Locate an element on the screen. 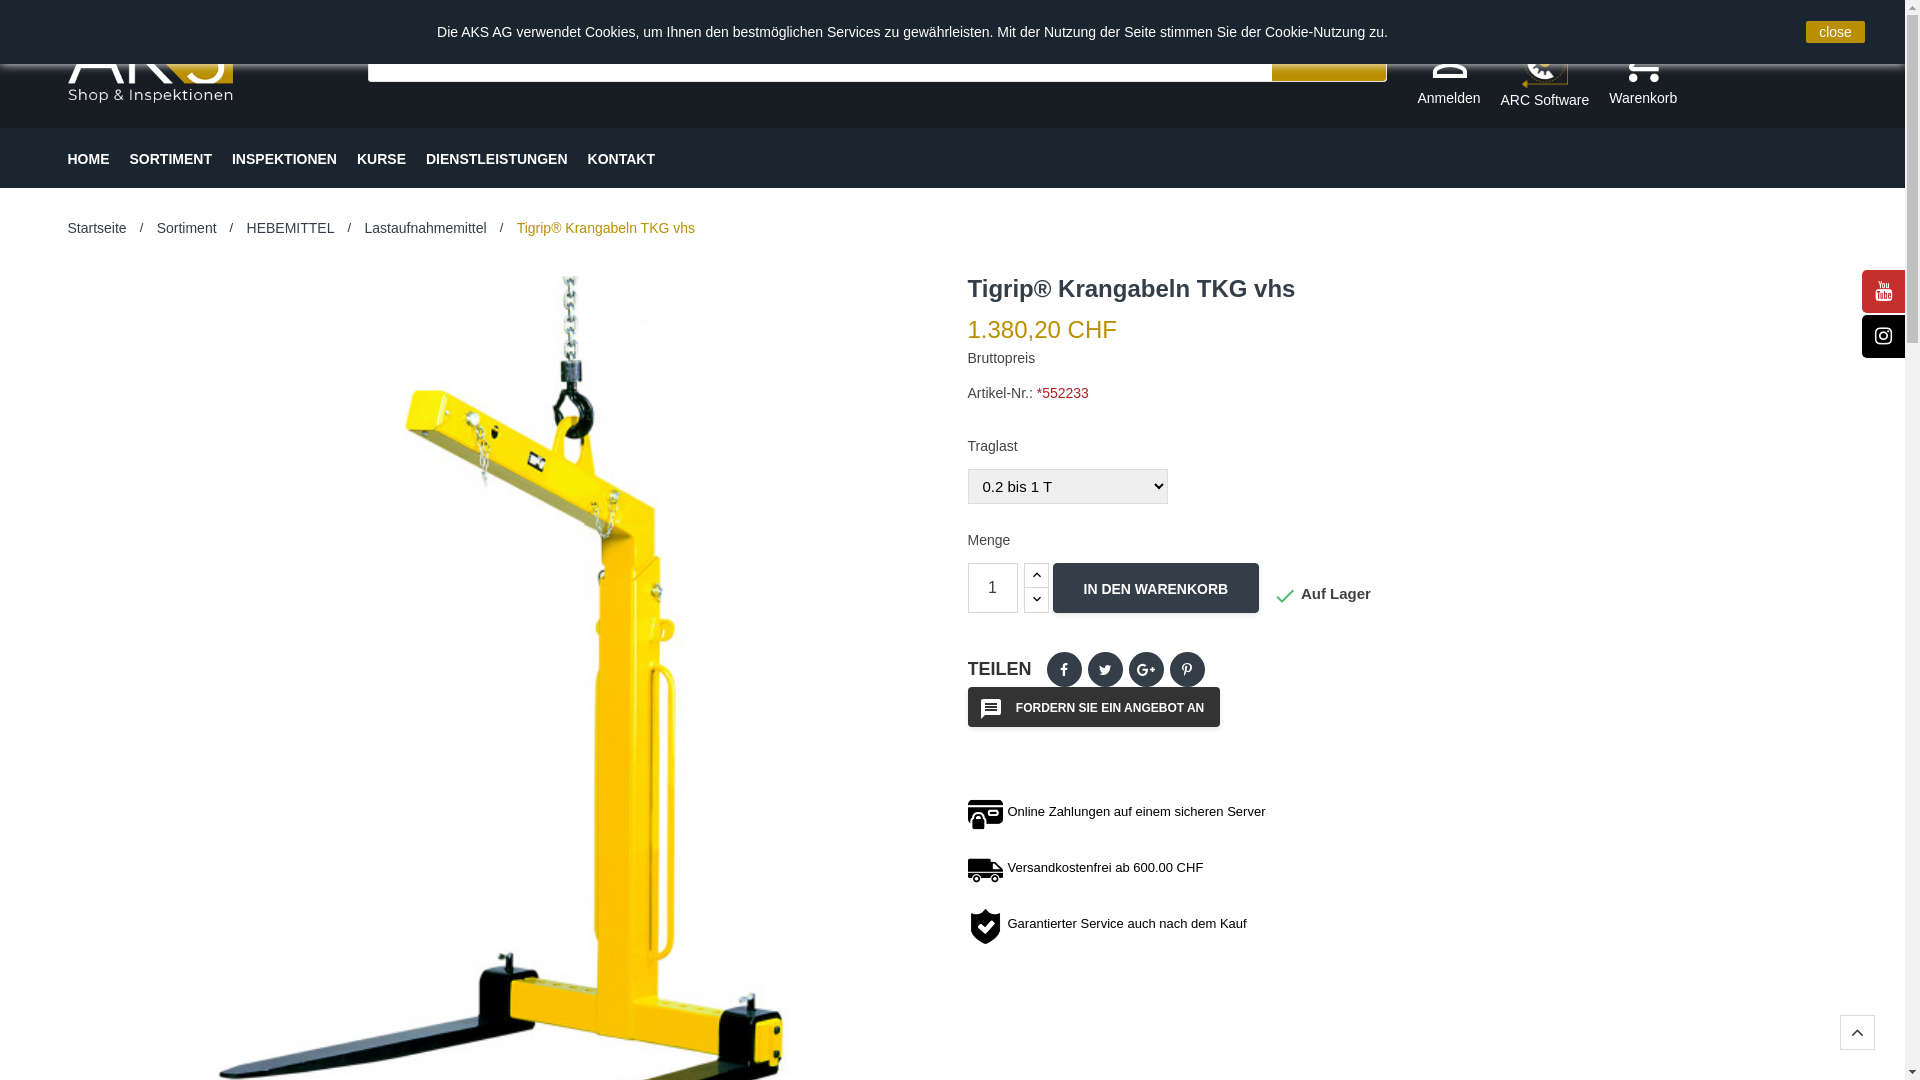  'Pinterest' is located at coordinates (1187, 669).